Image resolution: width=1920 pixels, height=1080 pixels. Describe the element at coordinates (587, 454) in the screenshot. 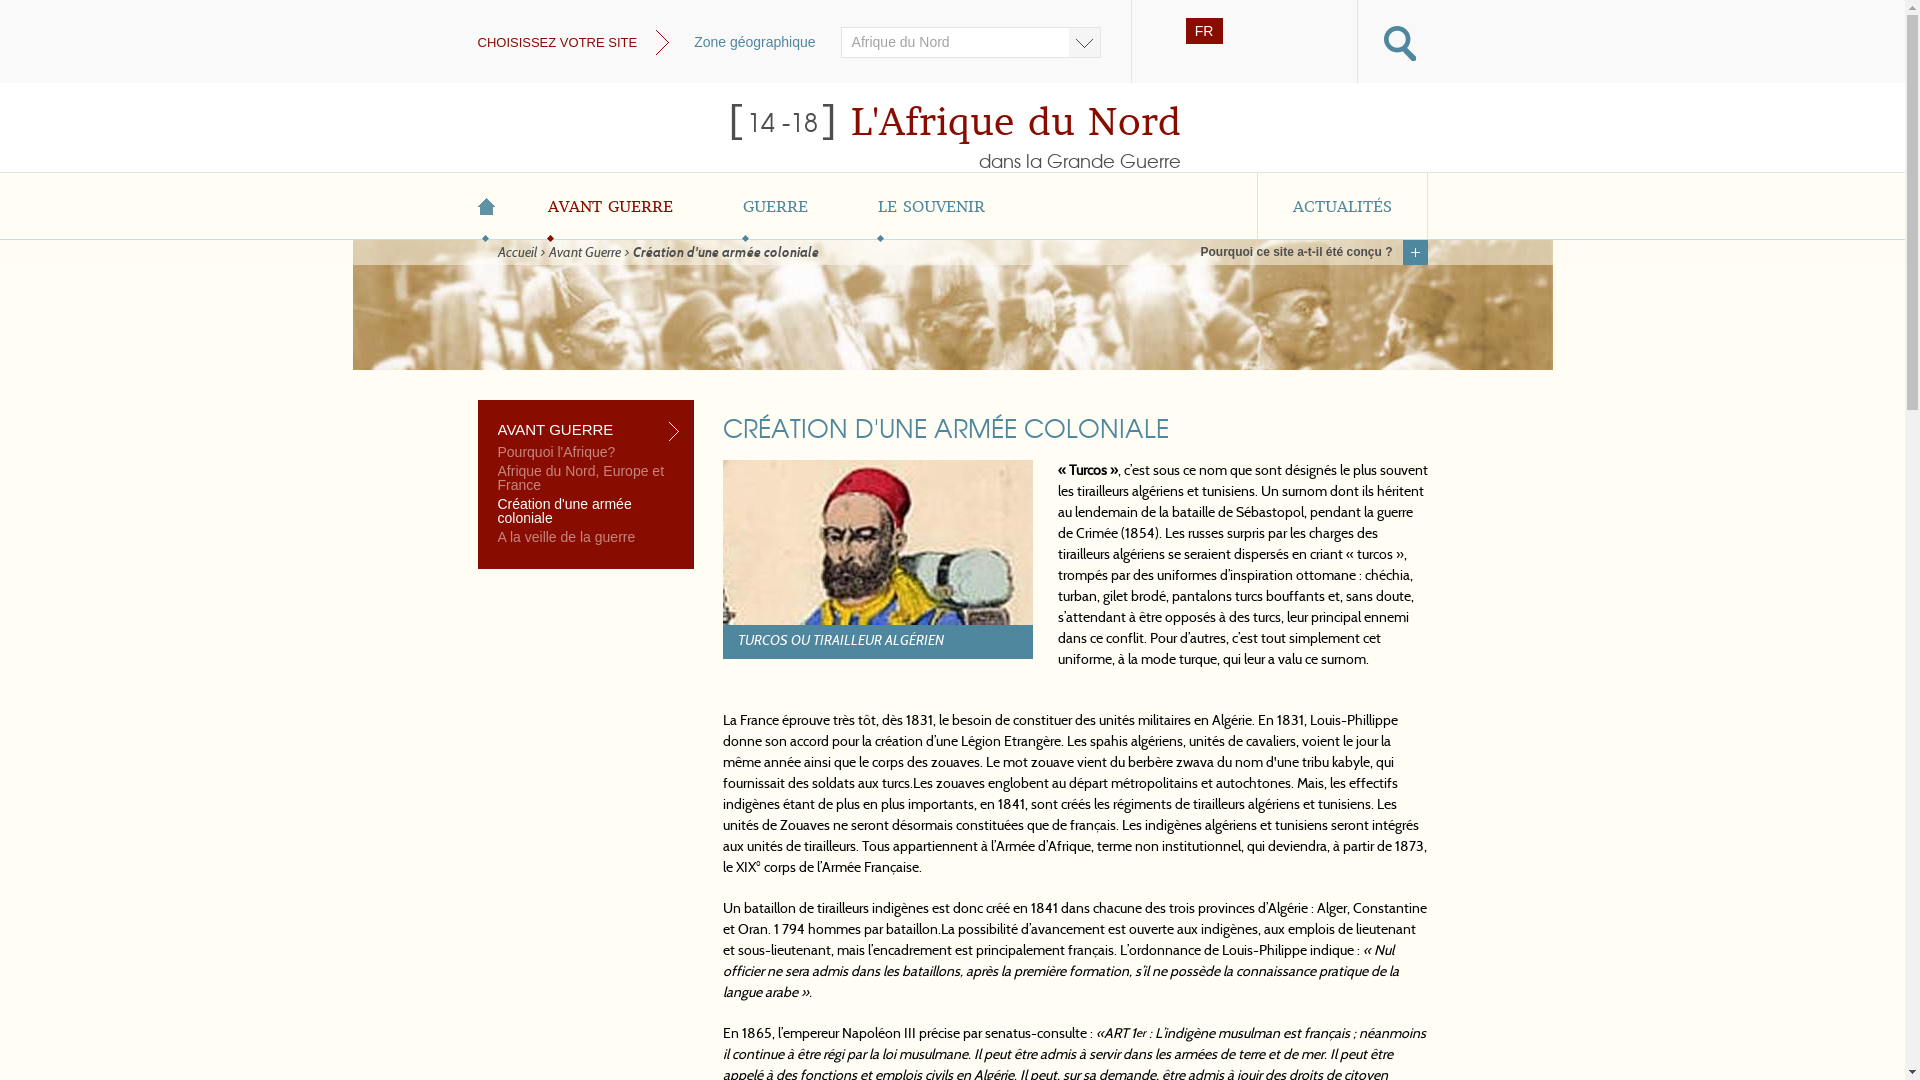

I see `'Pourquoi l'Afrique?'` at that location.